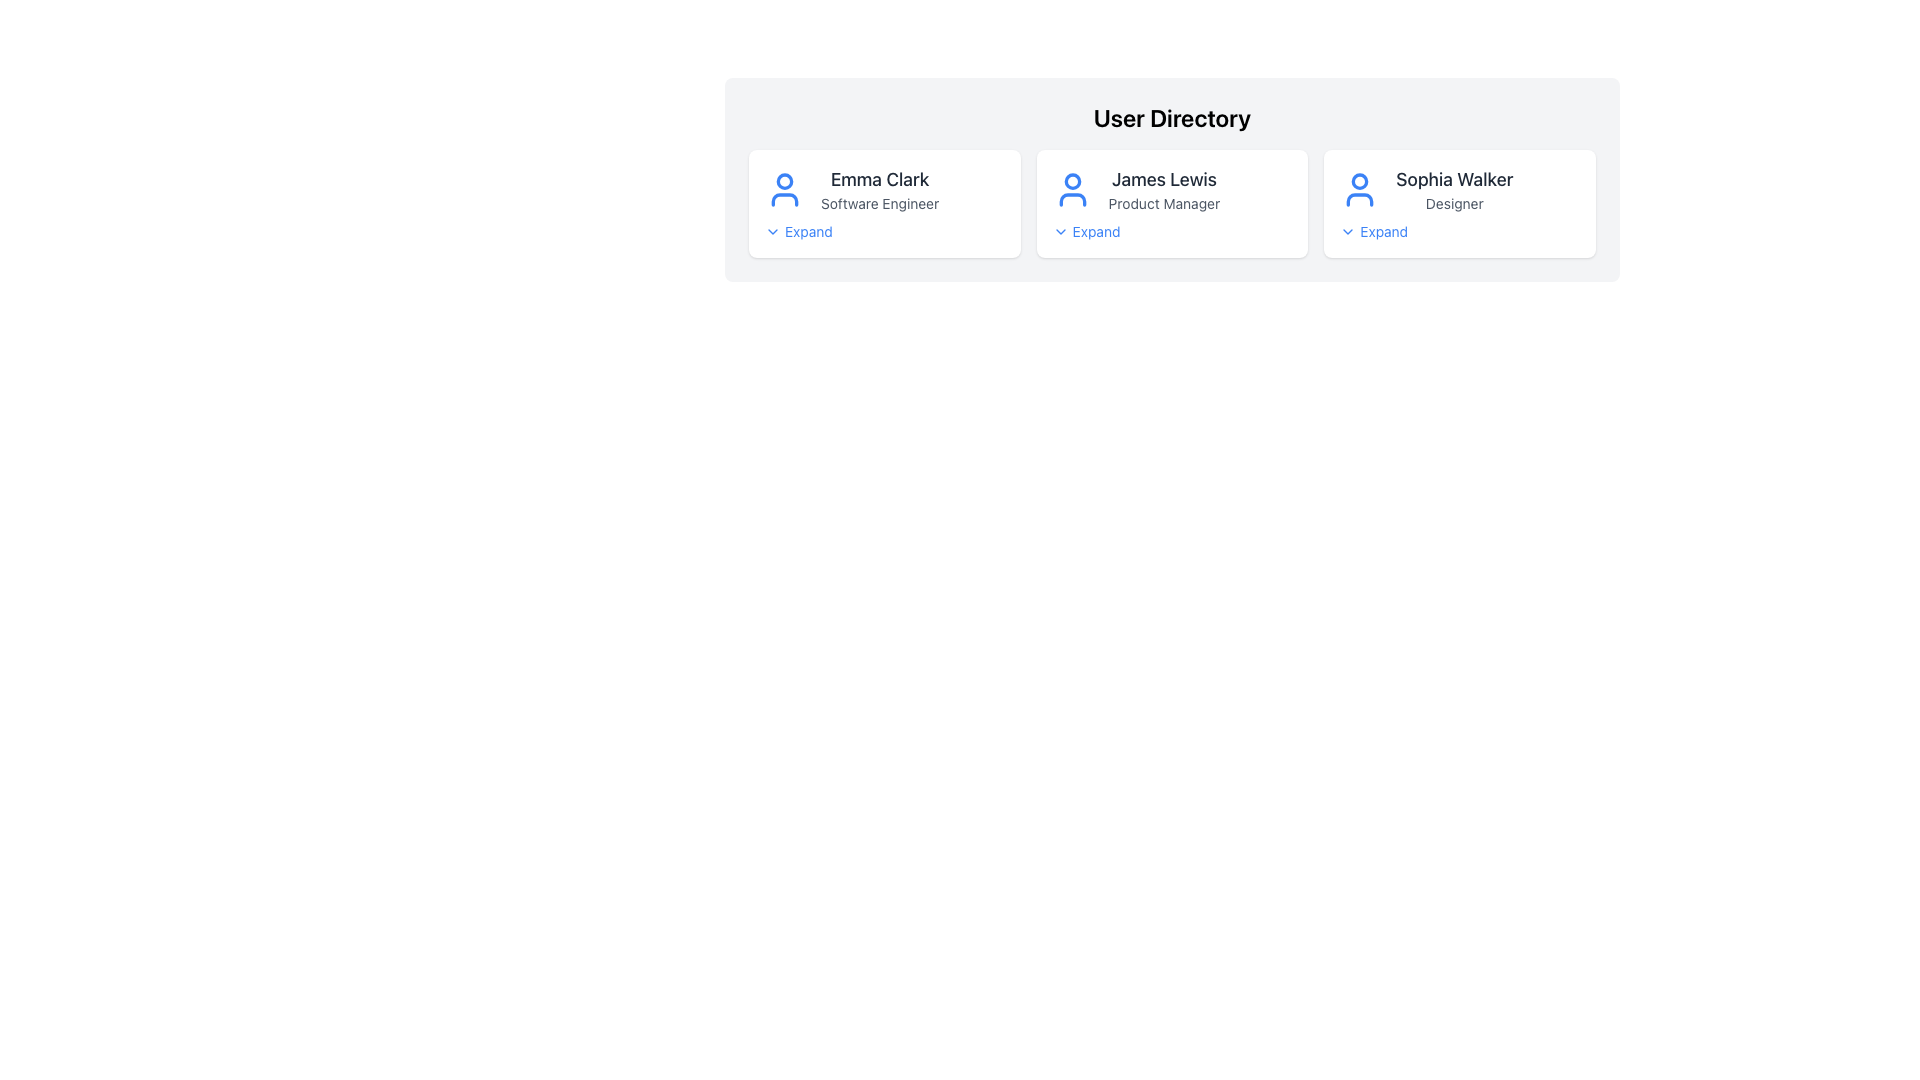 The image size is (1920, 1080). I want to click on the user profile icon representing 'James Lewis', which is styled as an outlined person figure in blue, located within the user information card to the left of the text block, so click(1071, 189).